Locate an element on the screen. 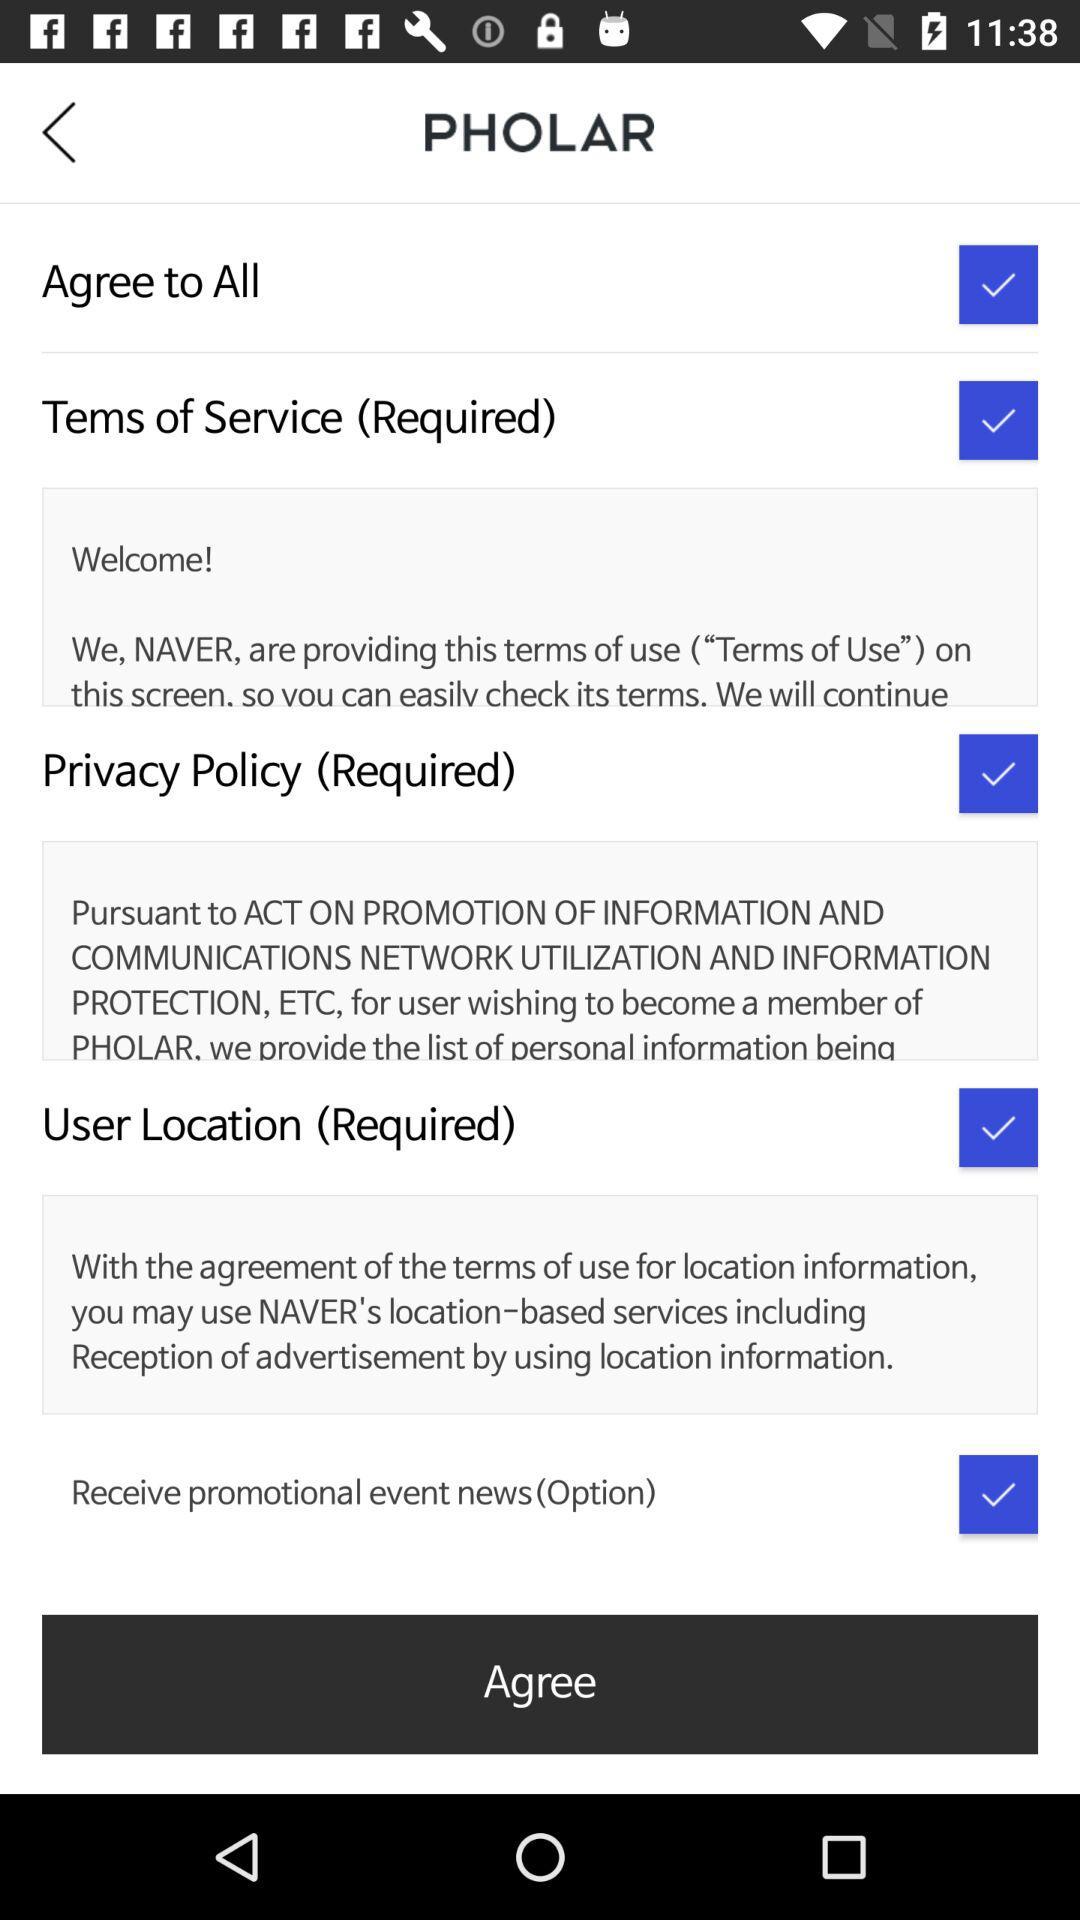 The image size is (1080, 1920). accepted terms of service is located at coordinates (998, 419).